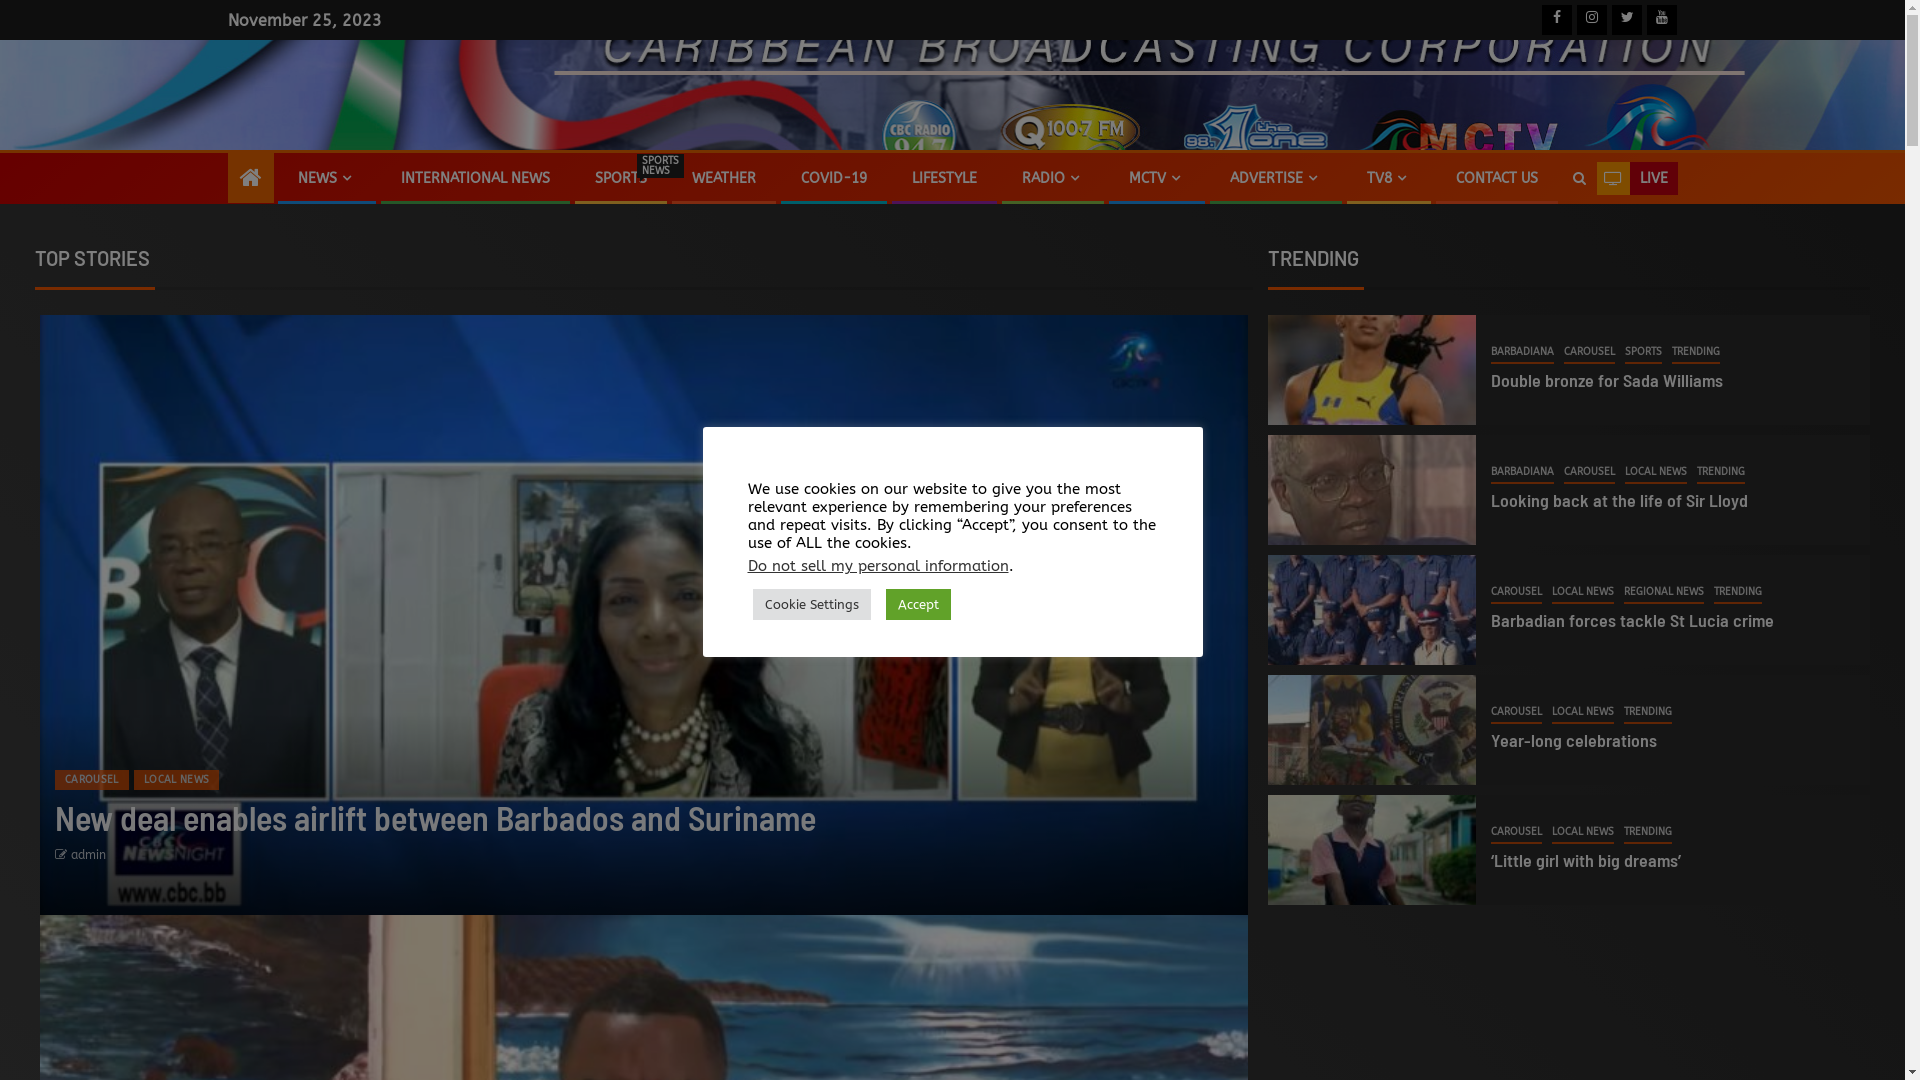  Describe the element at coordinates (1582, 833) in the screenshot. I see `'LOCAL NEWS'` at that location.